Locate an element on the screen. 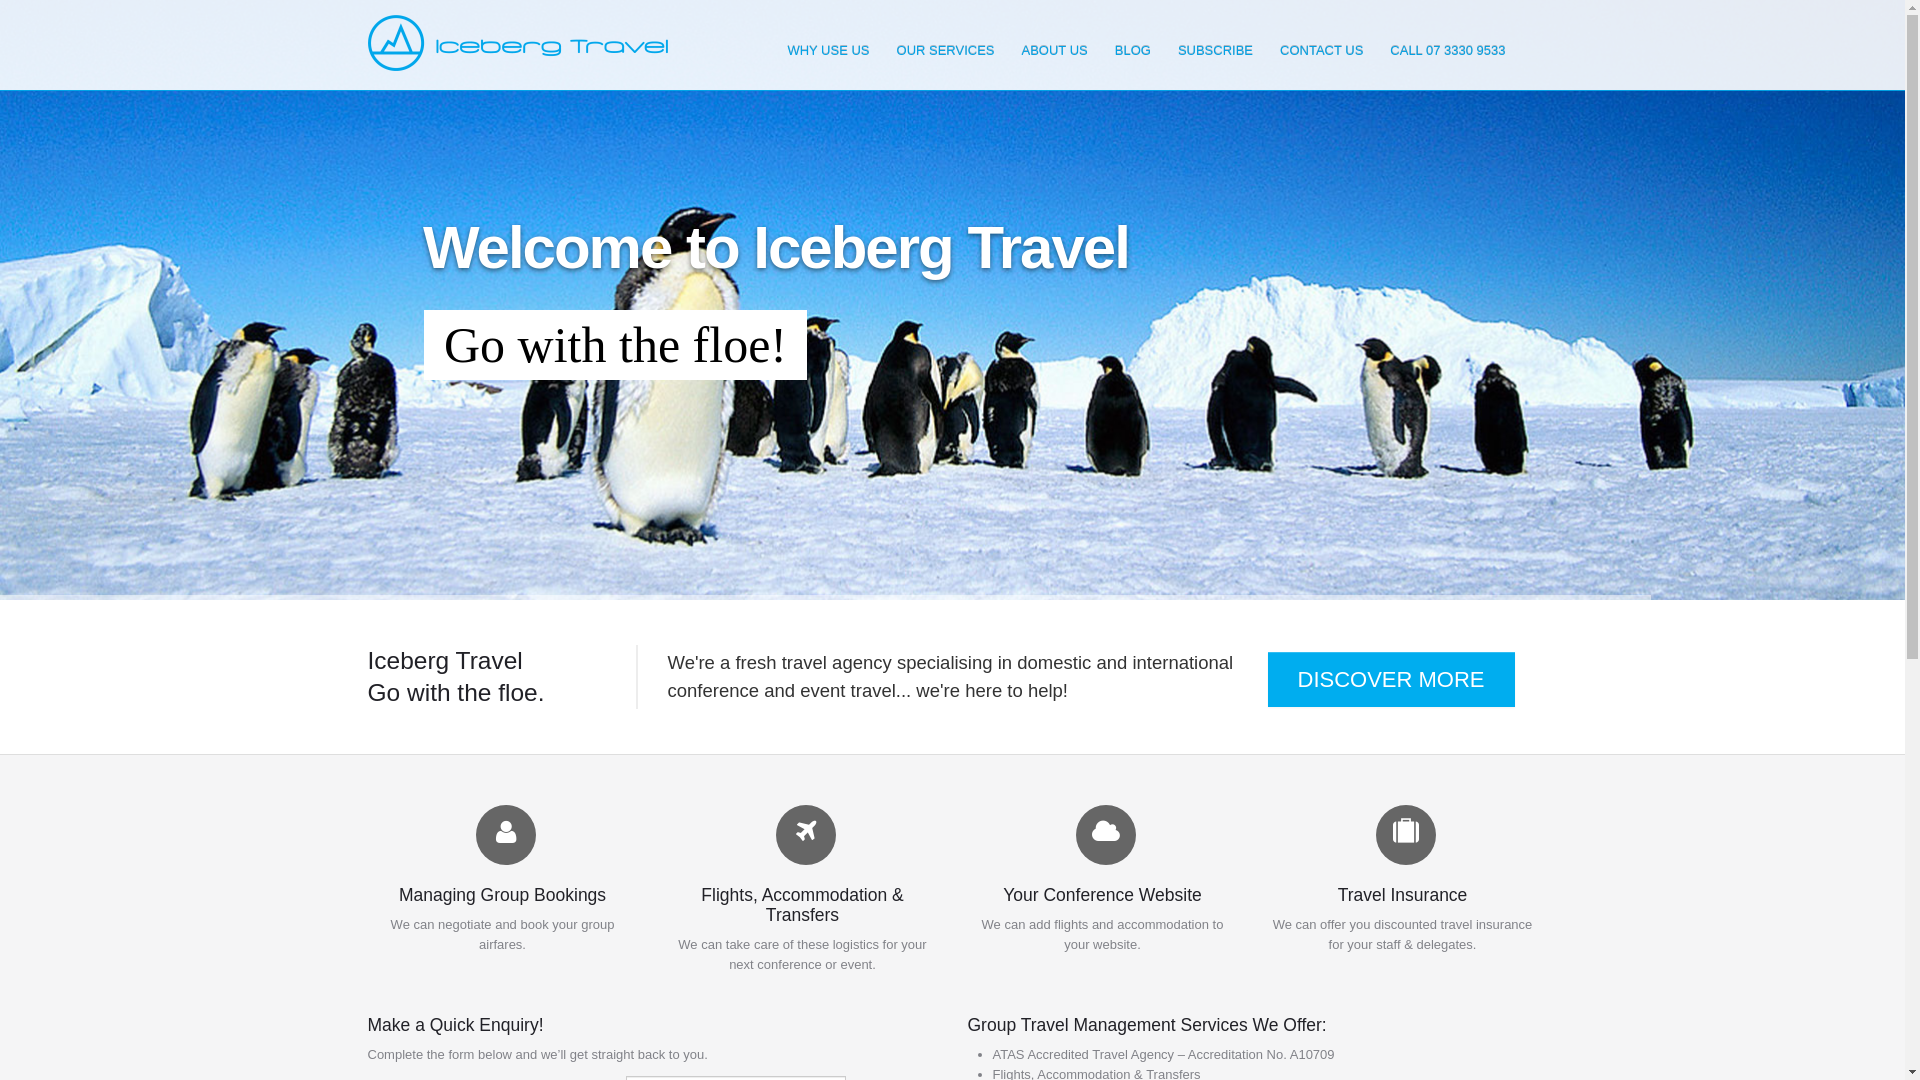 The image size is (1920, 1080). 'ABOUT US' is located at coordinates (1054, 49).